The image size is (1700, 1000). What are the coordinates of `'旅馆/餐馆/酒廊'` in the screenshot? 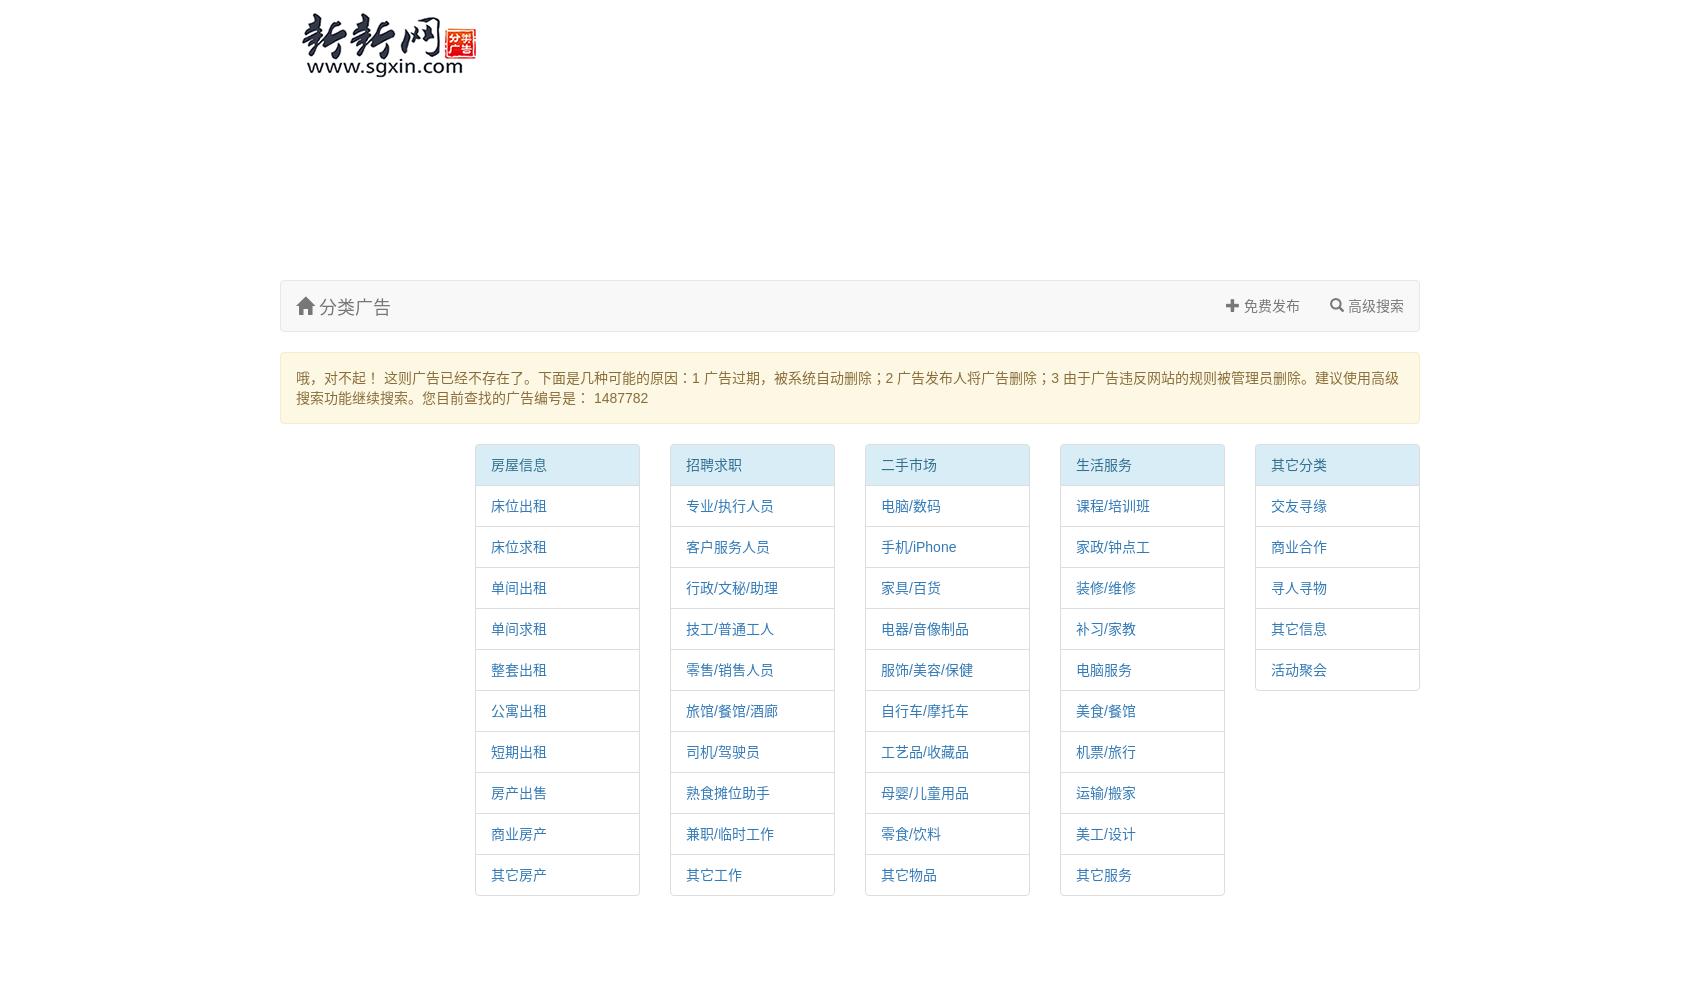 It's located at (731, 710).